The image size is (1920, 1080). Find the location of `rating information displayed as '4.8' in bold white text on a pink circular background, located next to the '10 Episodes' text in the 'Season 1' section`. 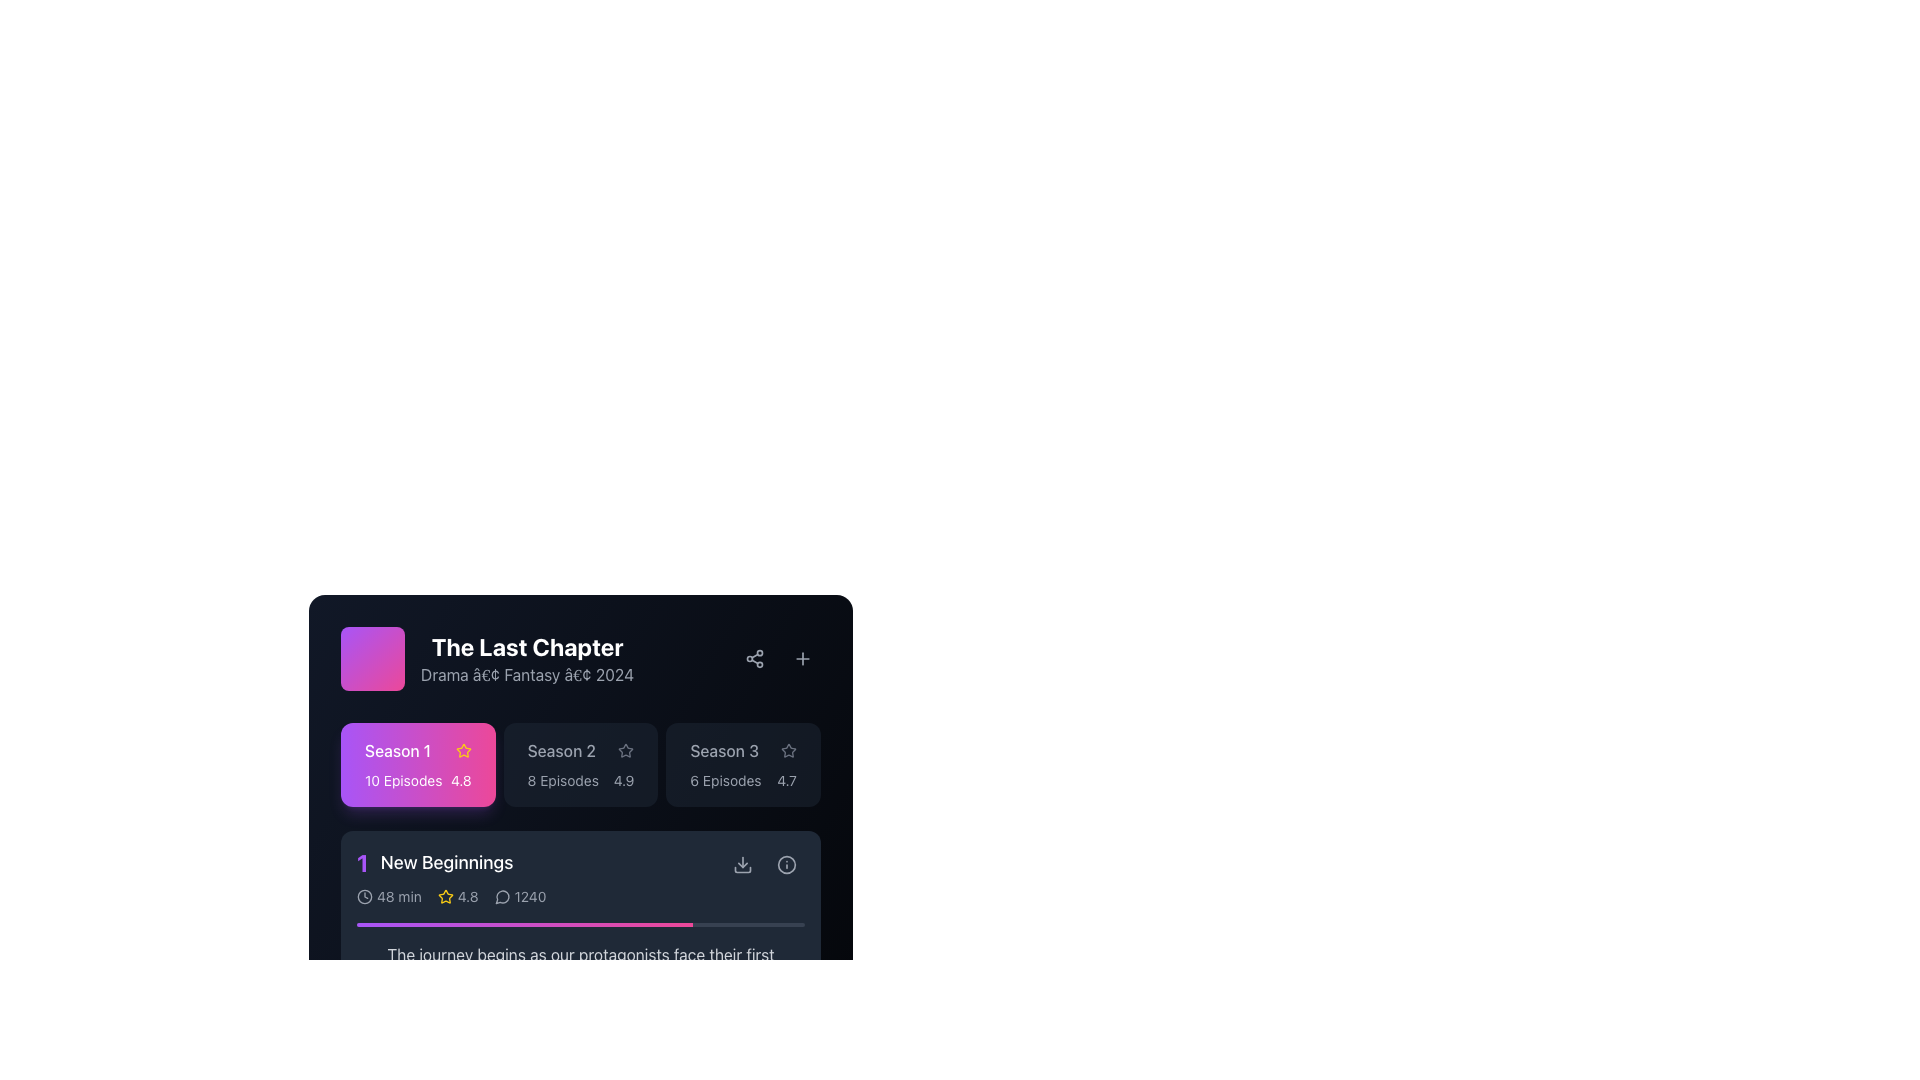

rating information displayed as '4.8' in bold white text on a pink circular background, located next to the '10 Episodes' text in the 'Season 1' section is located at coordinates (460, 779).